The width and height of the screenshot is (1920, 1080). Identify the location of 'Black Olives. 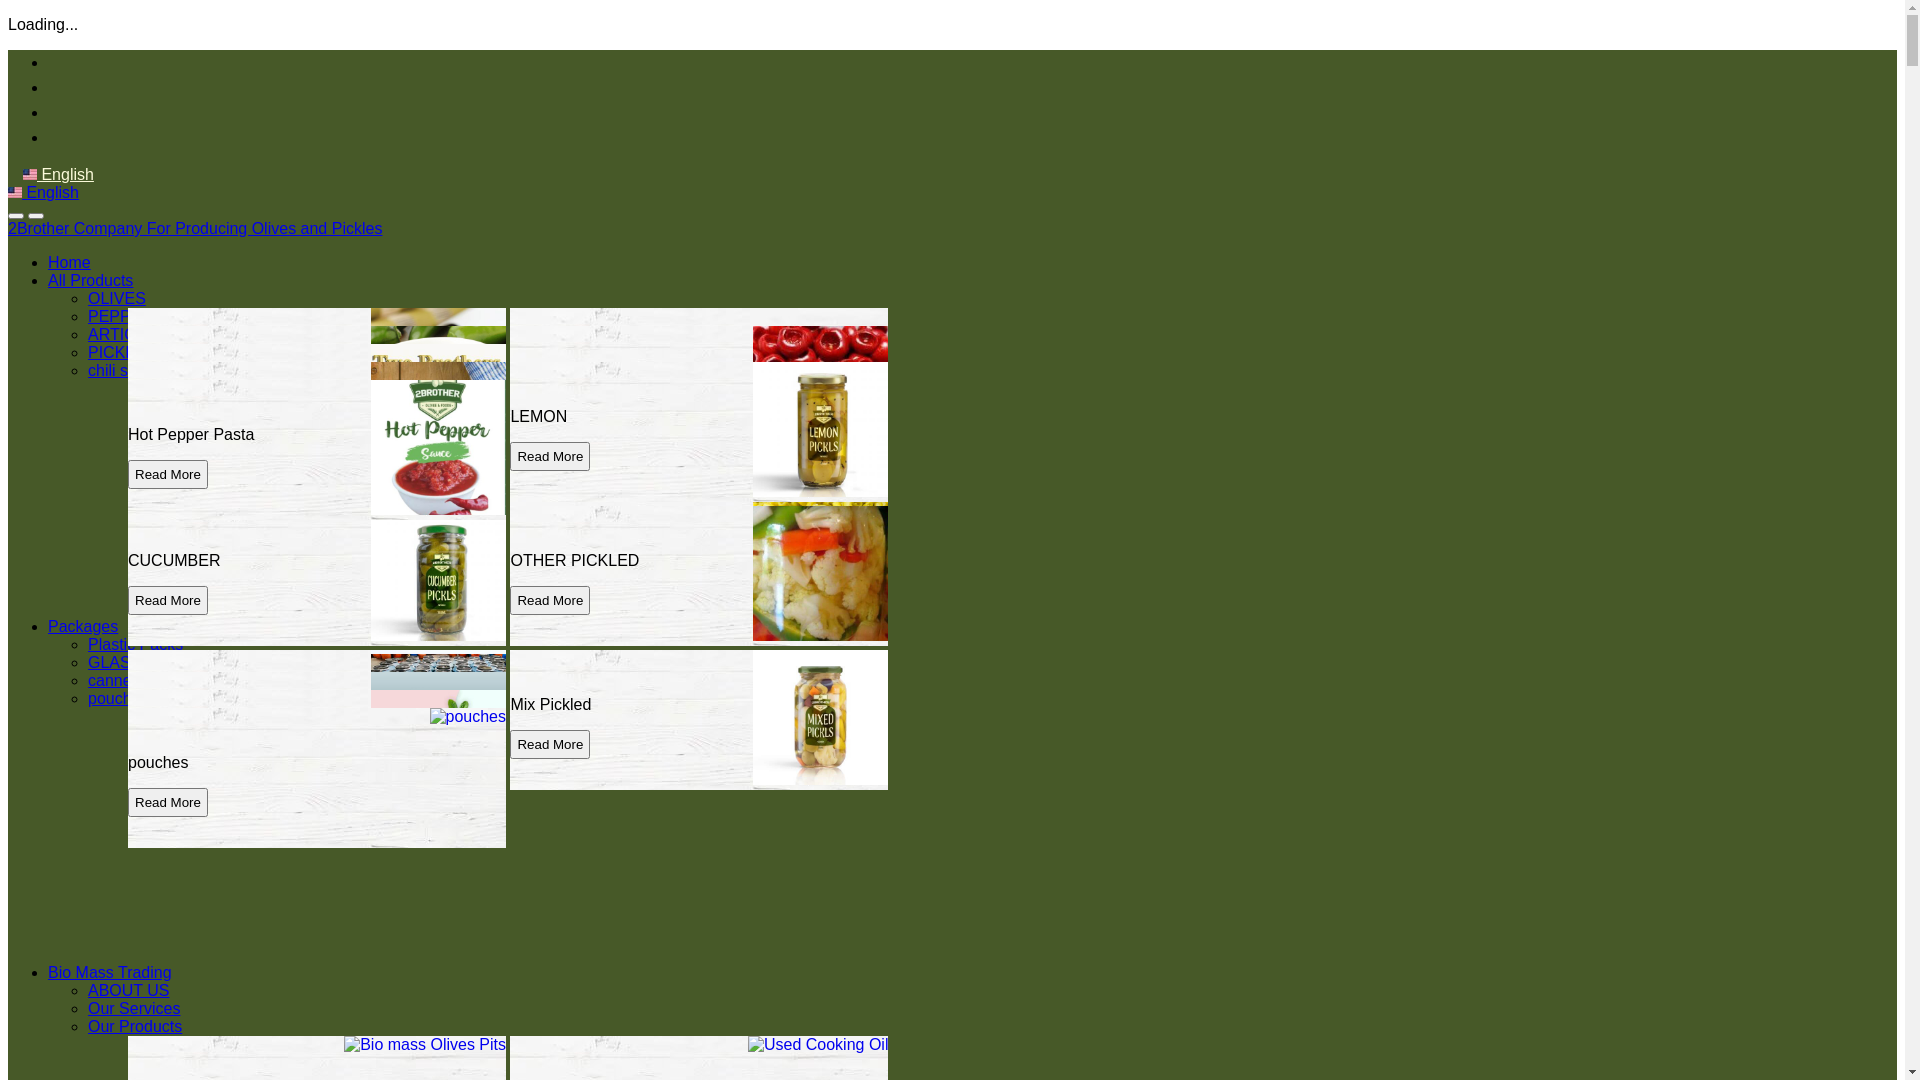
(315, 378).